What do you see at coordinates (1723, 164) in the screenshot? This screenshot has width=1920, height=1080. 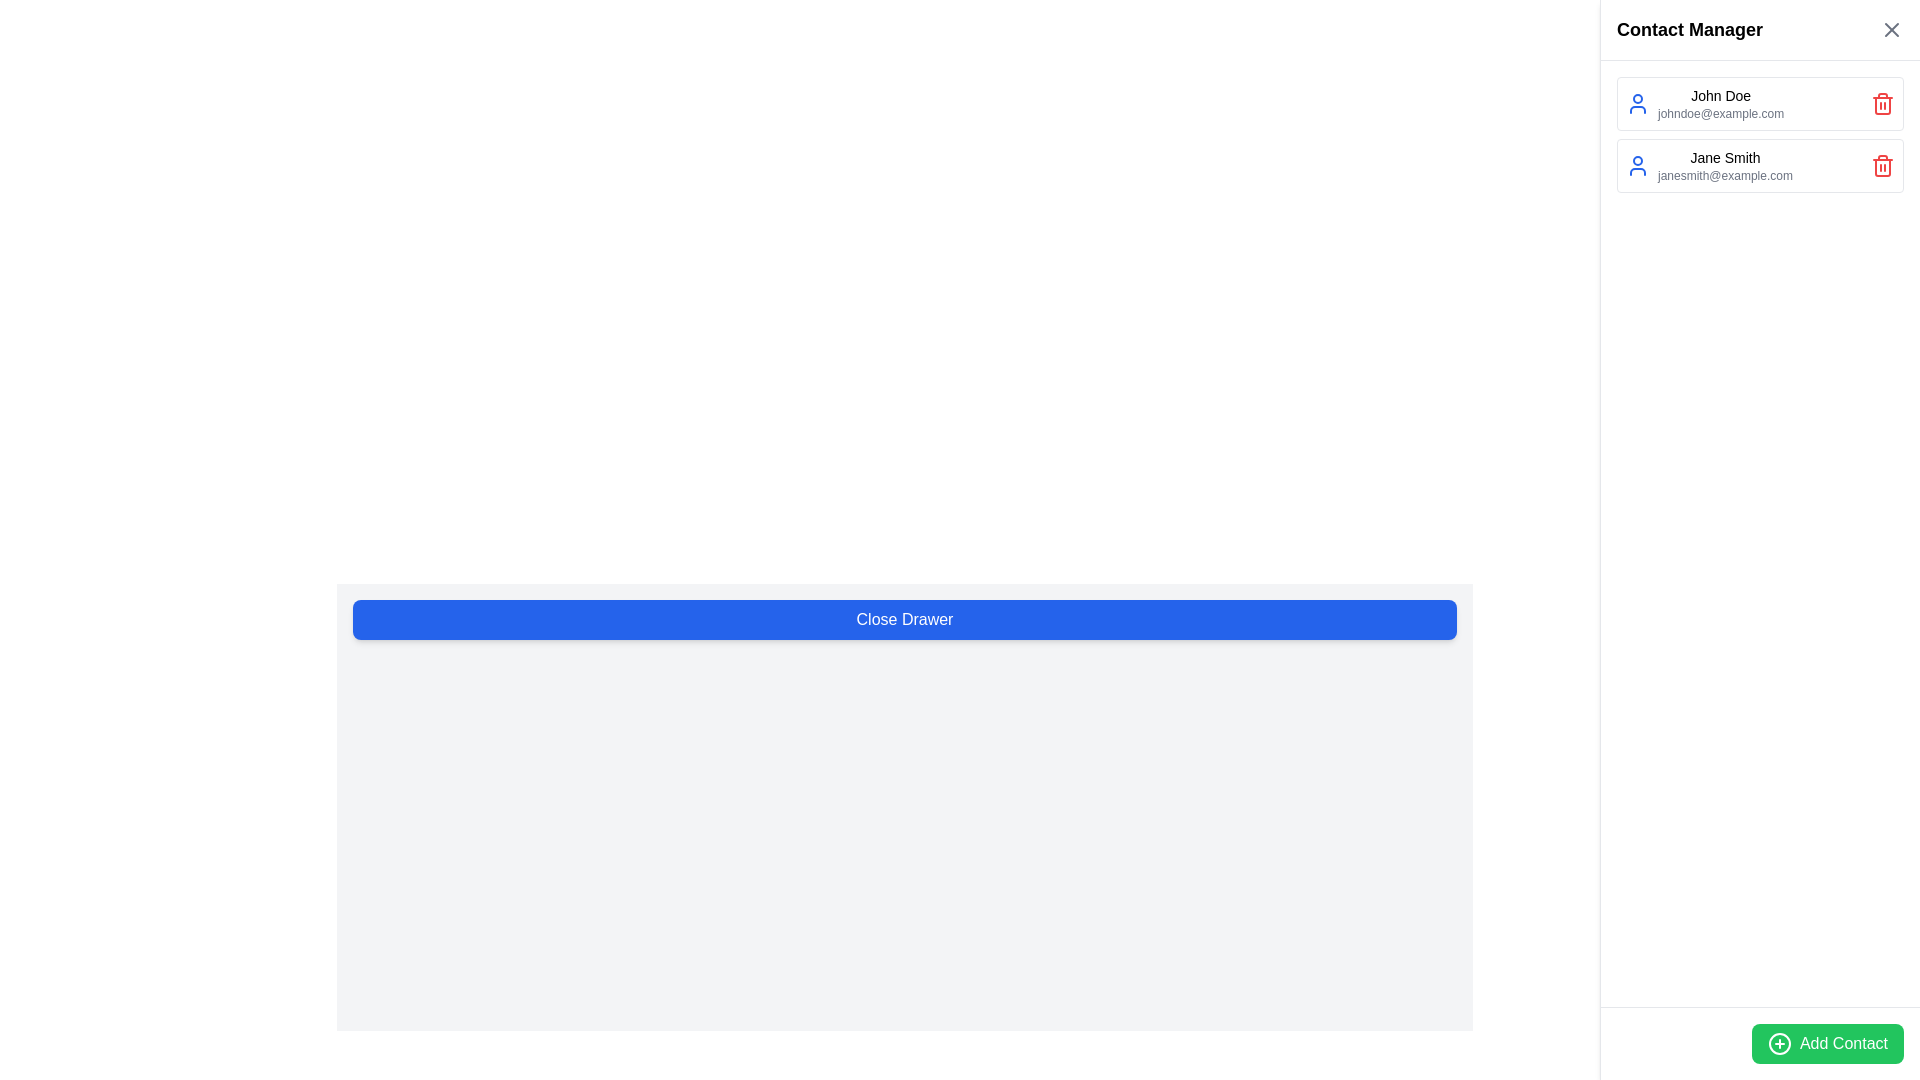 I see `the name 'Jane Smith' in the contact info display` at bounding box center [1723, 164].